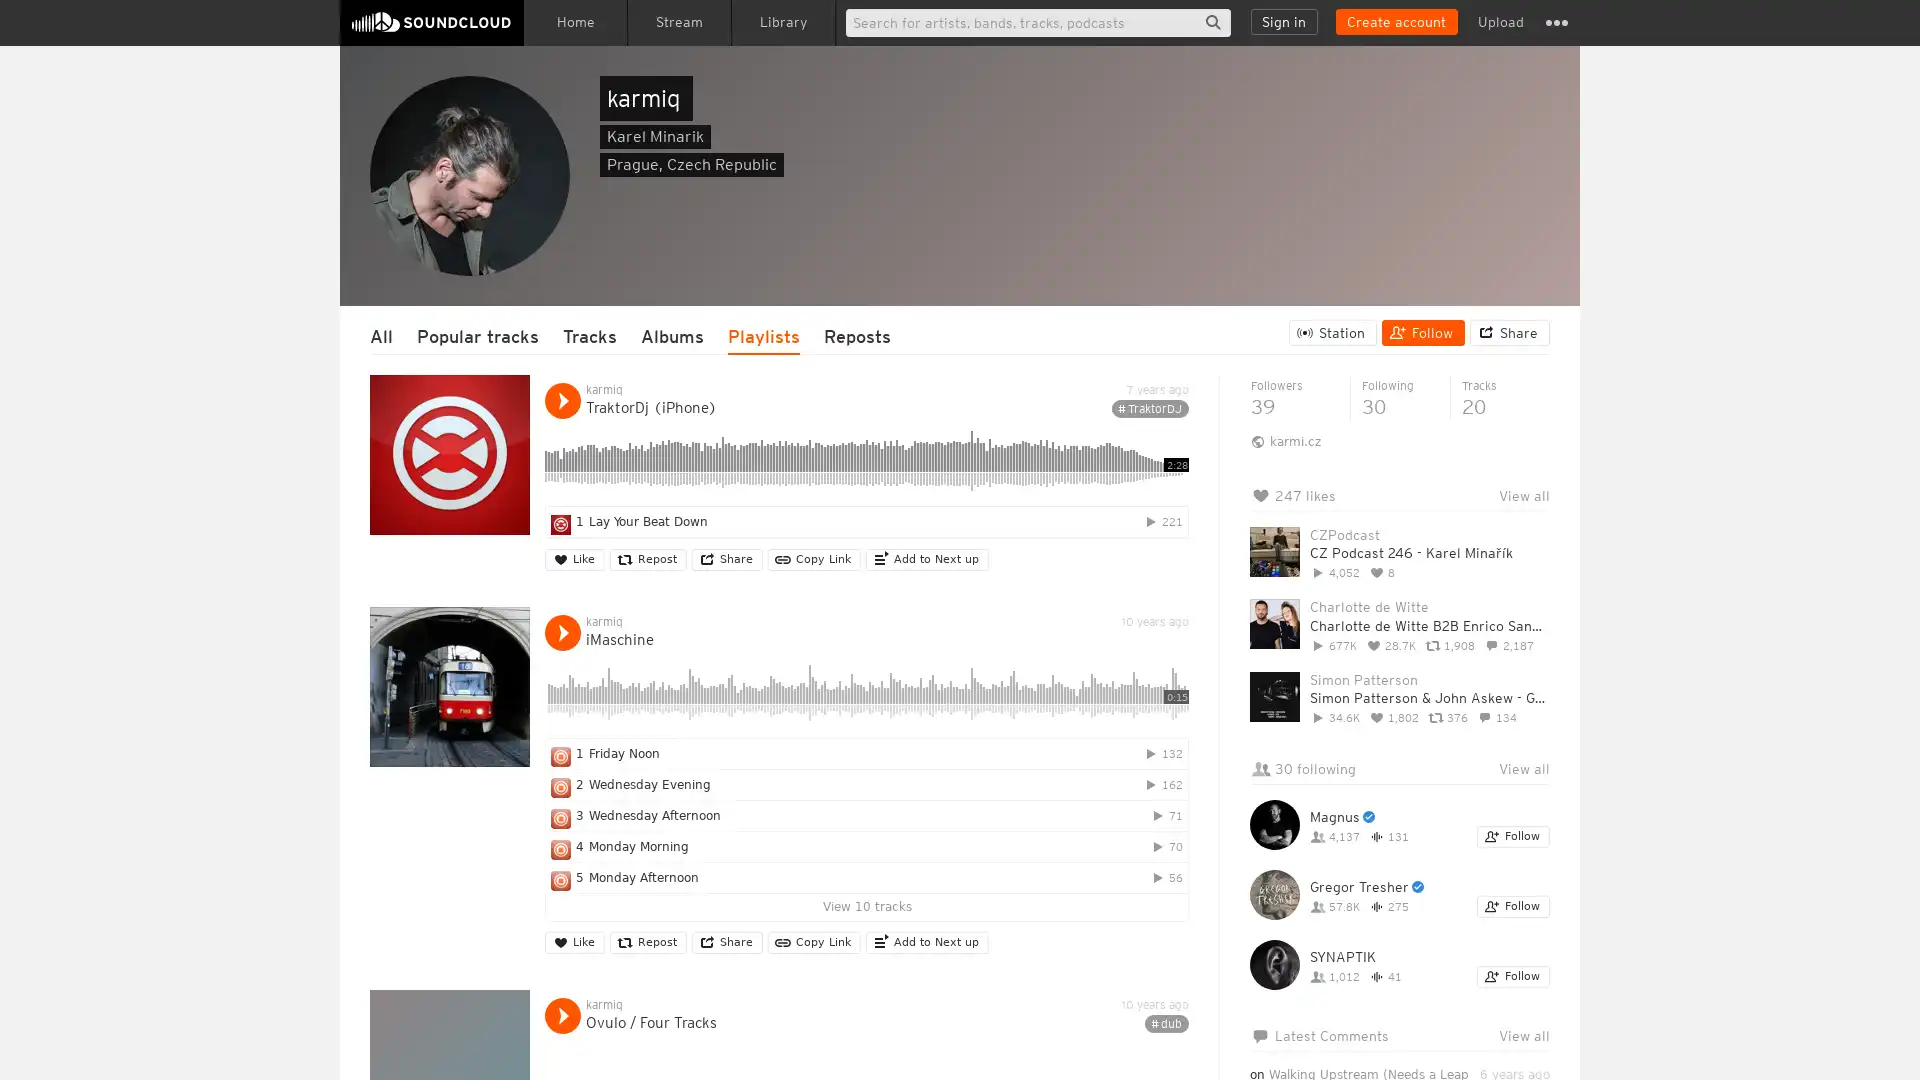 The height and width of the screenshot is (1080, 1920). What do you see at coordinates (574, 559) in the screenshot?
I see `Like` at bounding box center [574, 559].